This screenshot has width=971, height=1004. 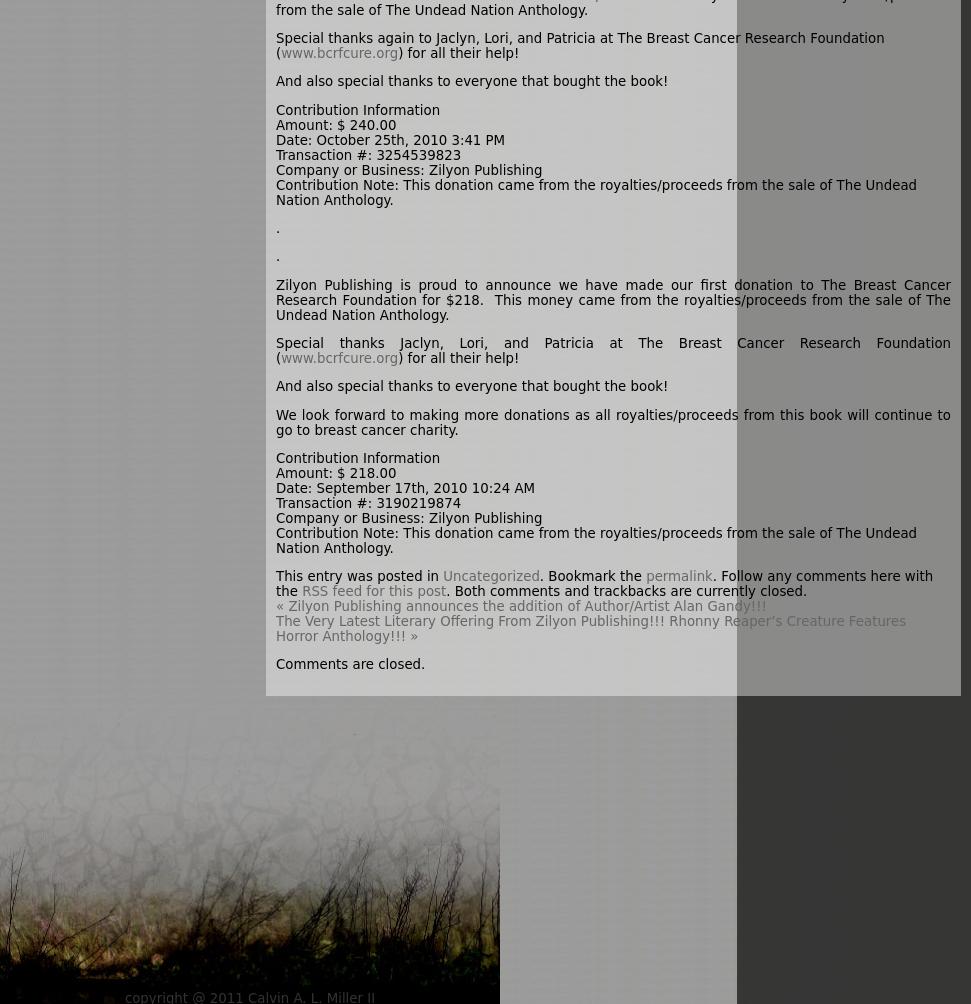 What do you see at coordinates (274, 502) in the screenshot?
I see `'Transaction #: 3190219874'` at bounding box center [274, 502].